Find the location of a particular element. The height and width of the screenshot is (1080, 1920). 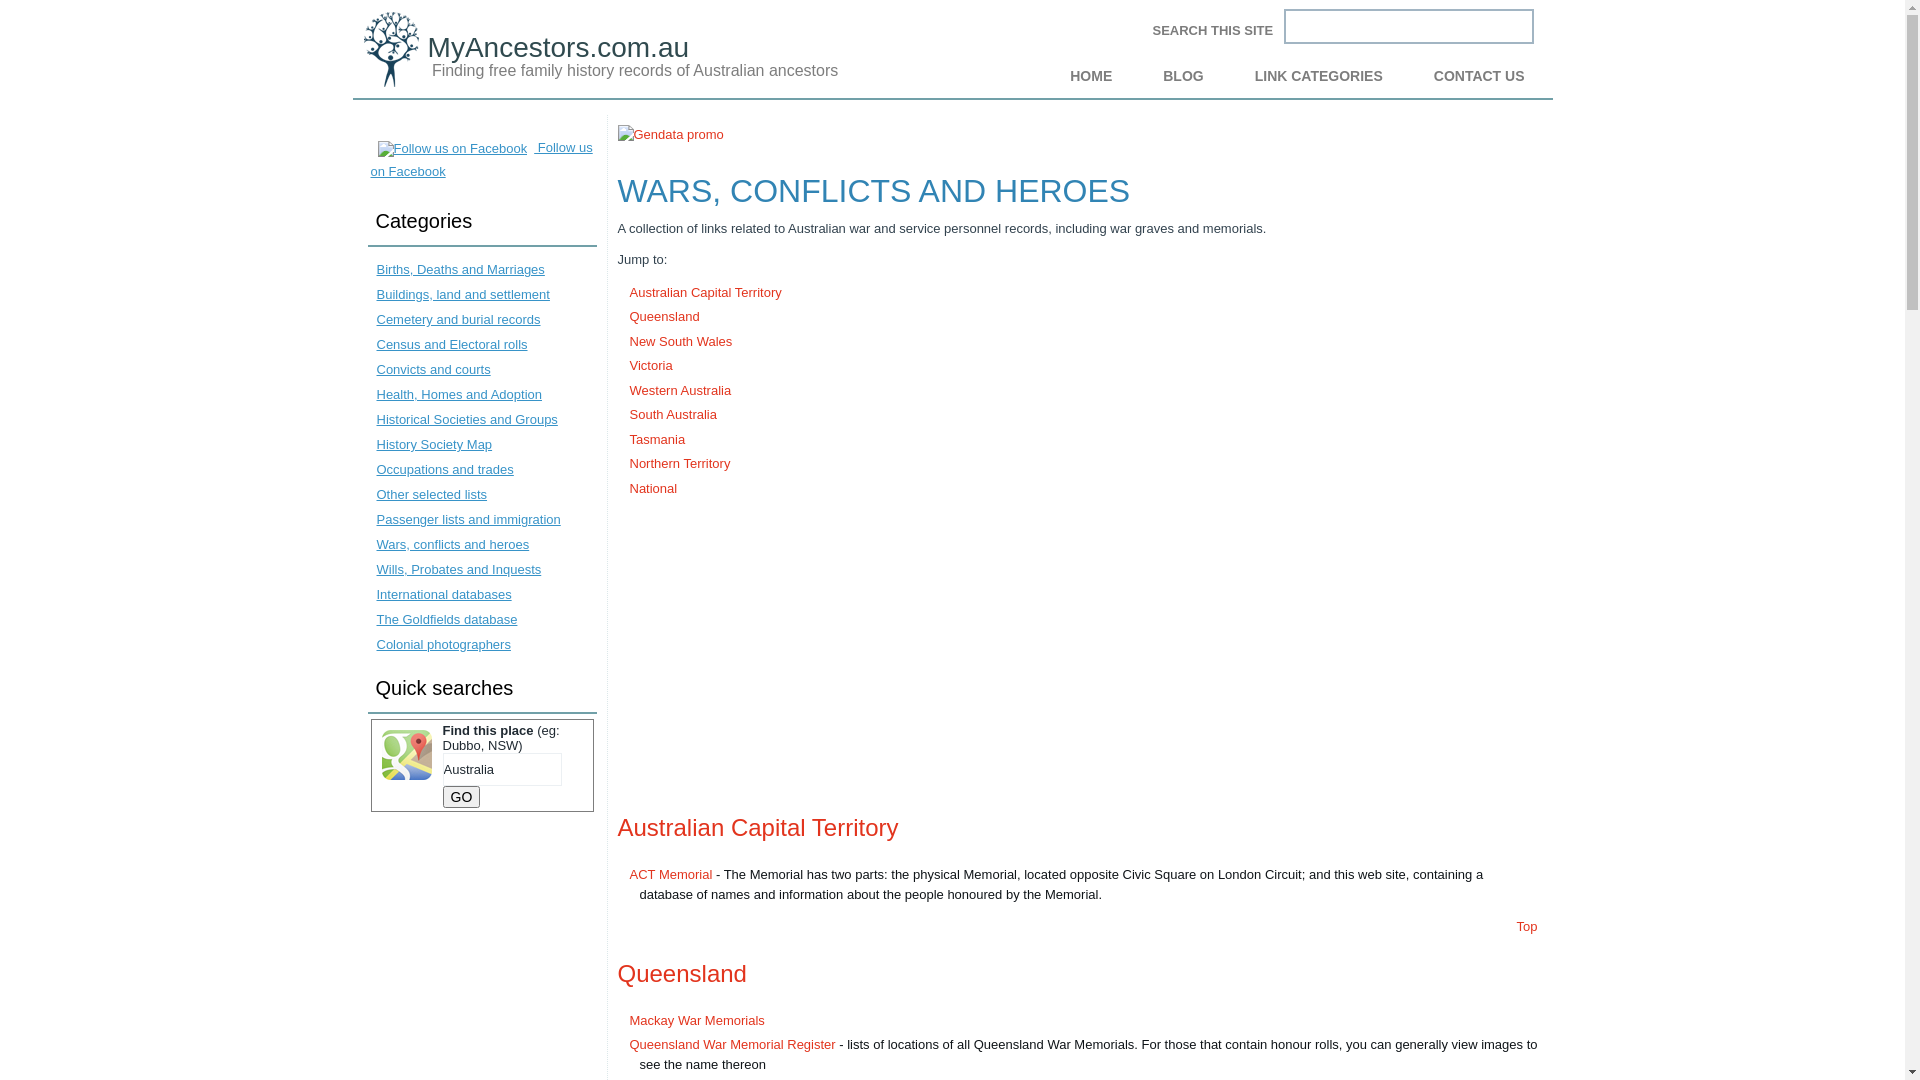

'Tasmania' is located at coordinates (657, 438).